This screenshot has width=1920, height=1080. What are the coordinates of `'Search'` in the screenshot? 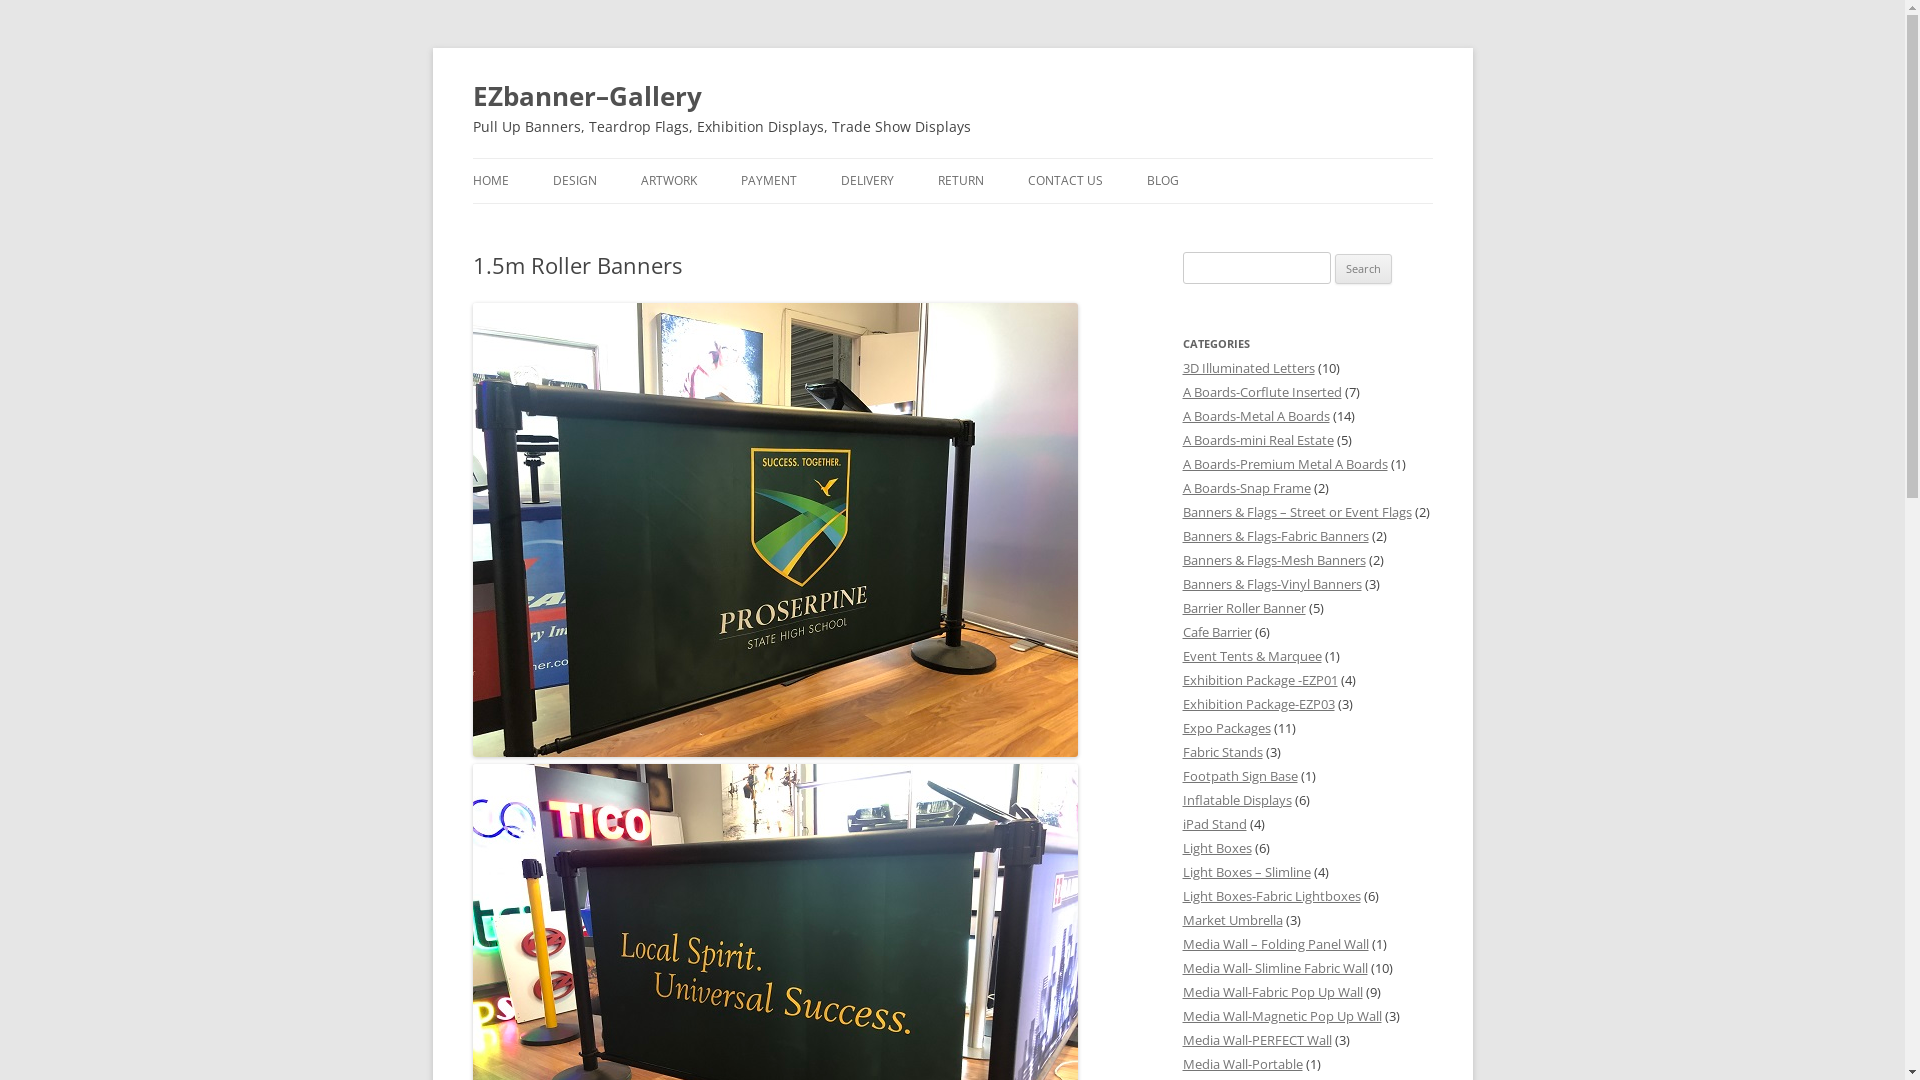 It's located at (1362, 268).